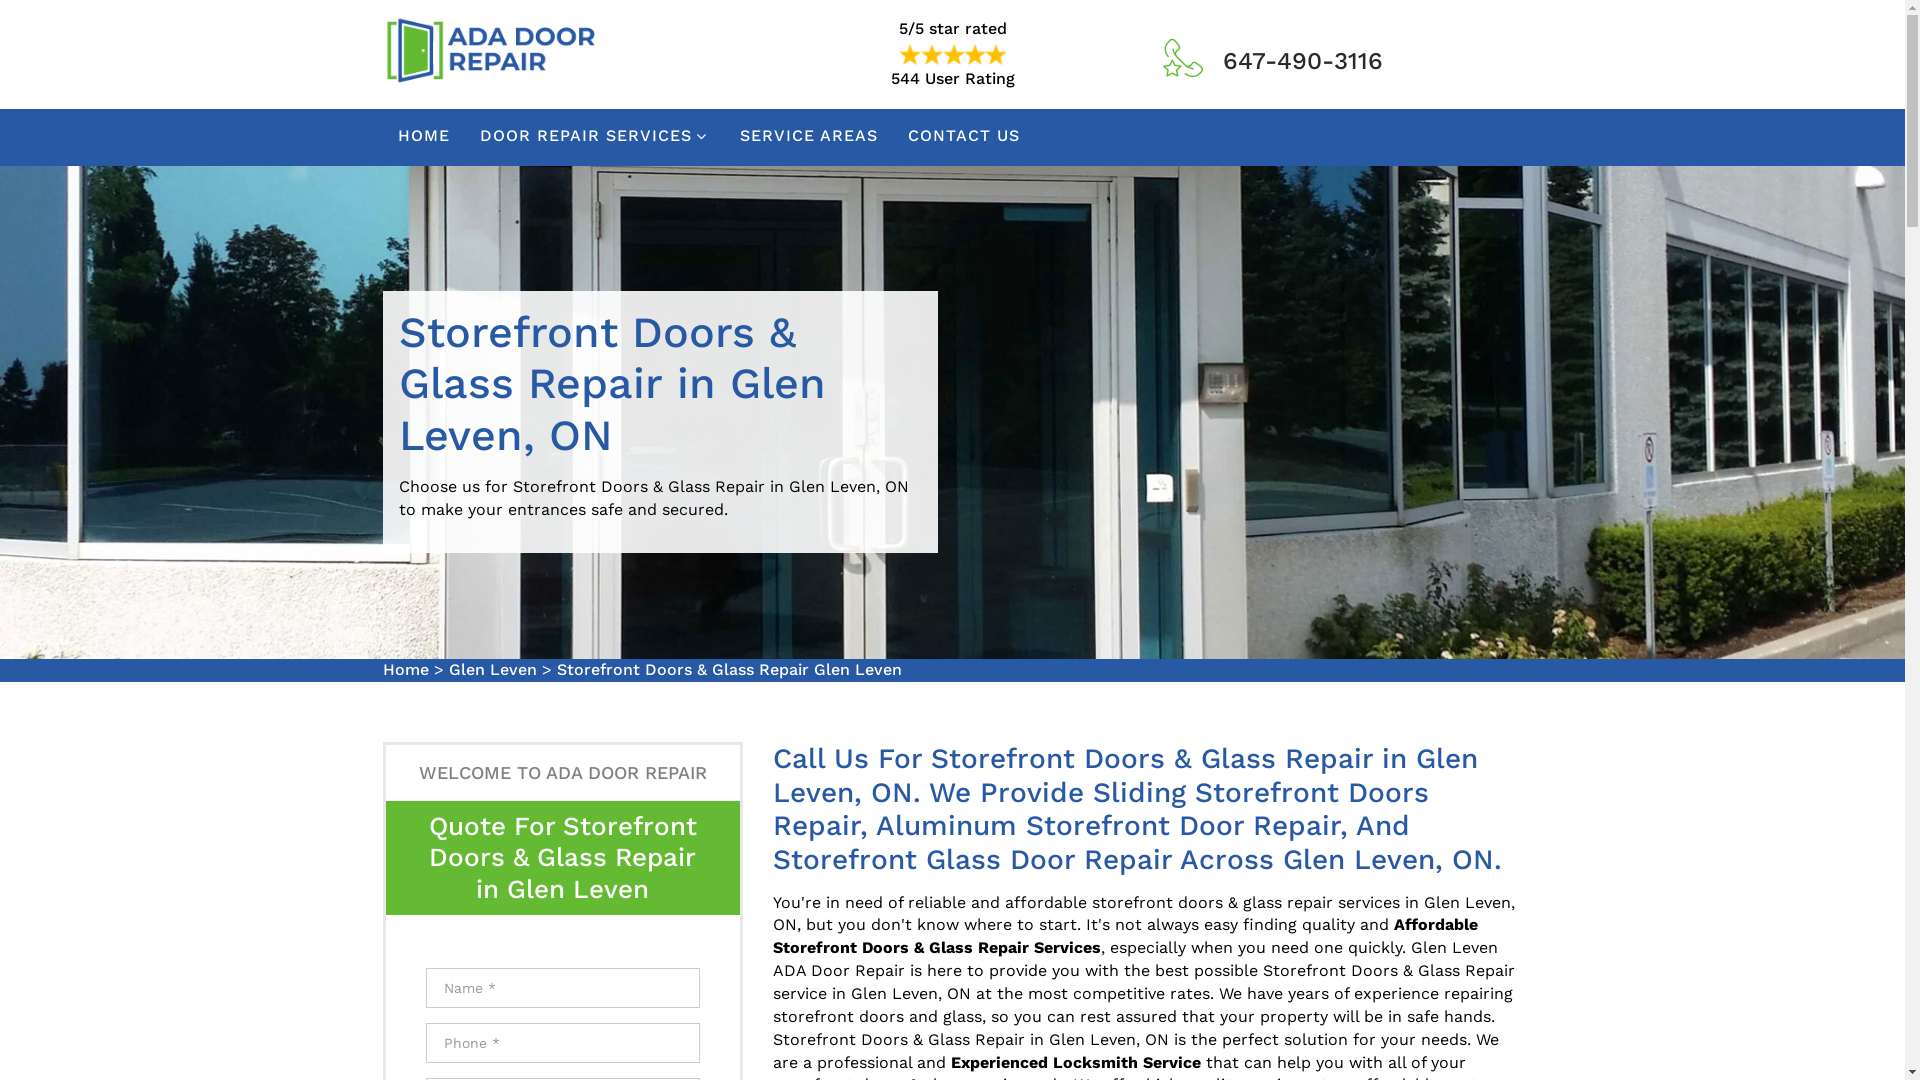 This screenshot has width=1920, height=1080. Describe the element at coordinates (1301, 60) in the screenshot. I see `'647-490-3116'` at that location.